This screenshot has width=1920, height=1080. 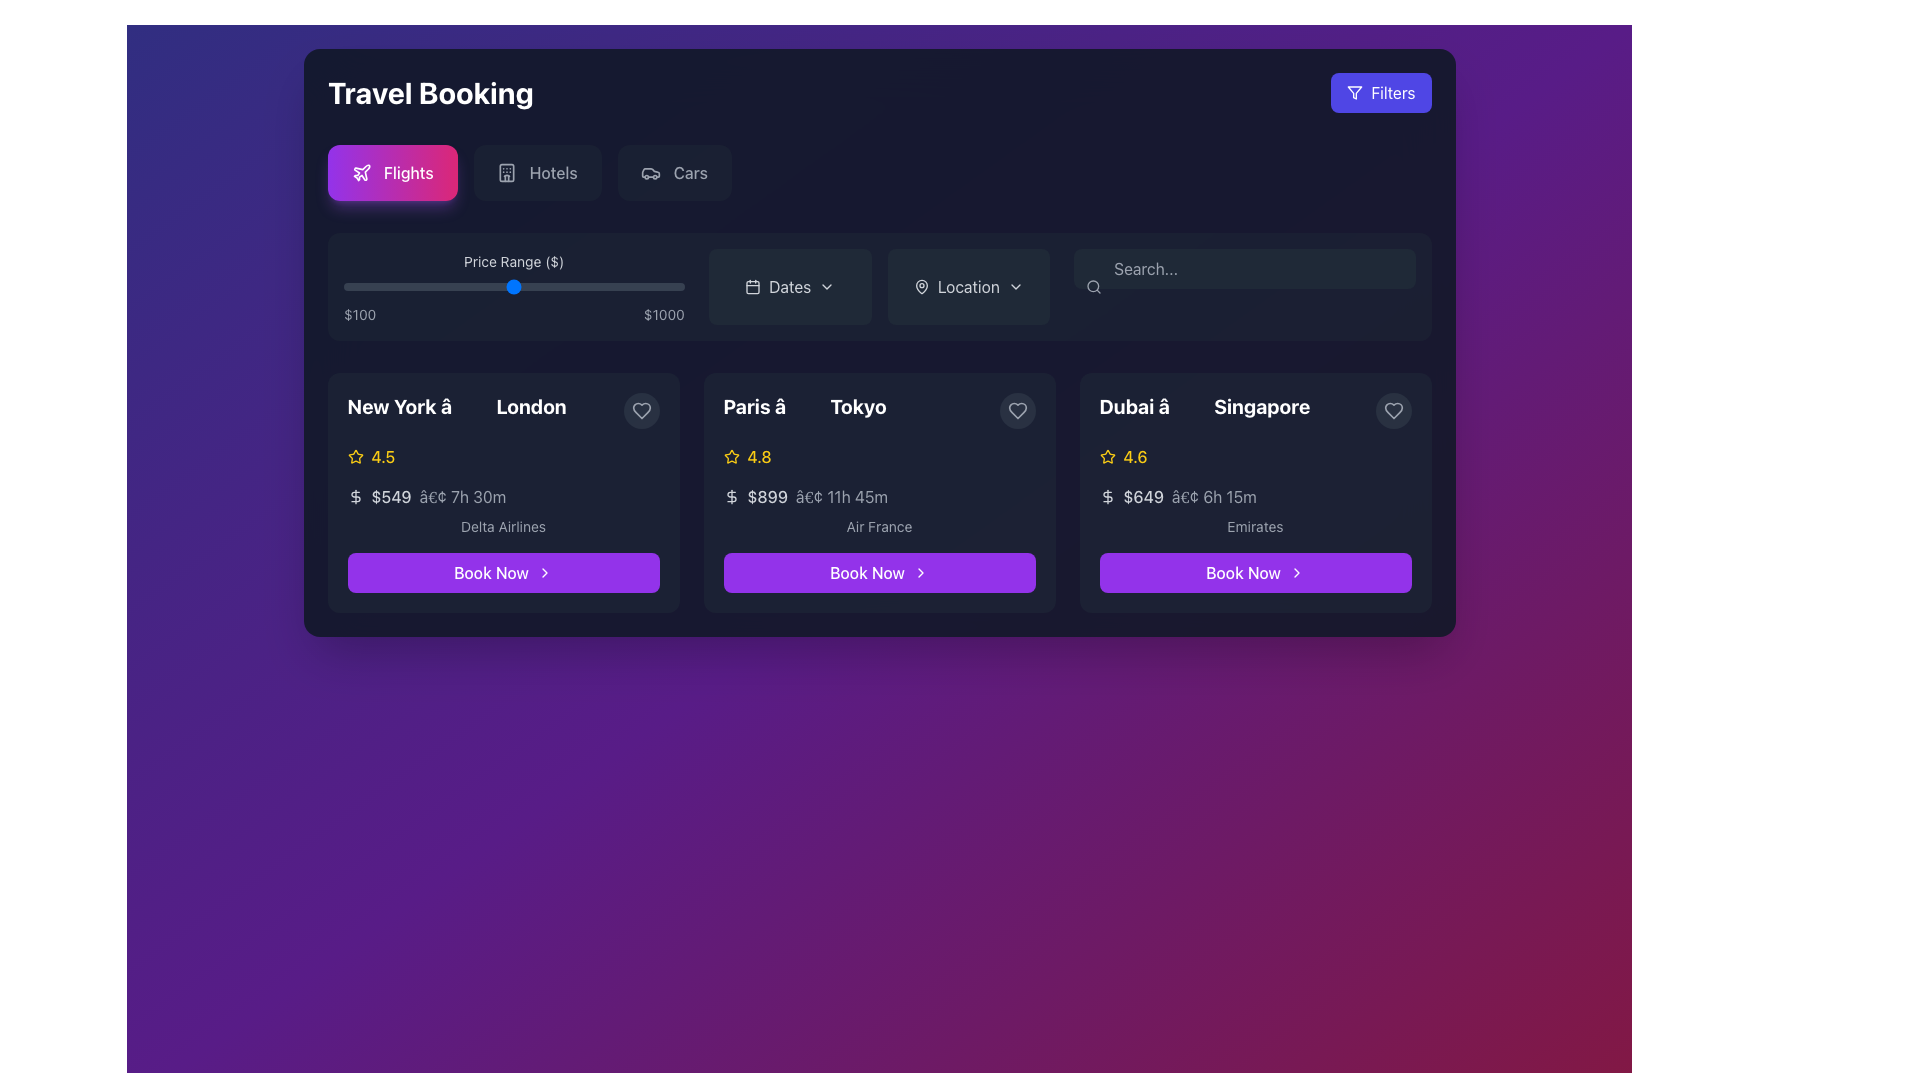 I want to click on the Text label displaying '$100', which is positioned at the bottom left of the 'Price Range ($)' slider component, so click(x=359, y=315).